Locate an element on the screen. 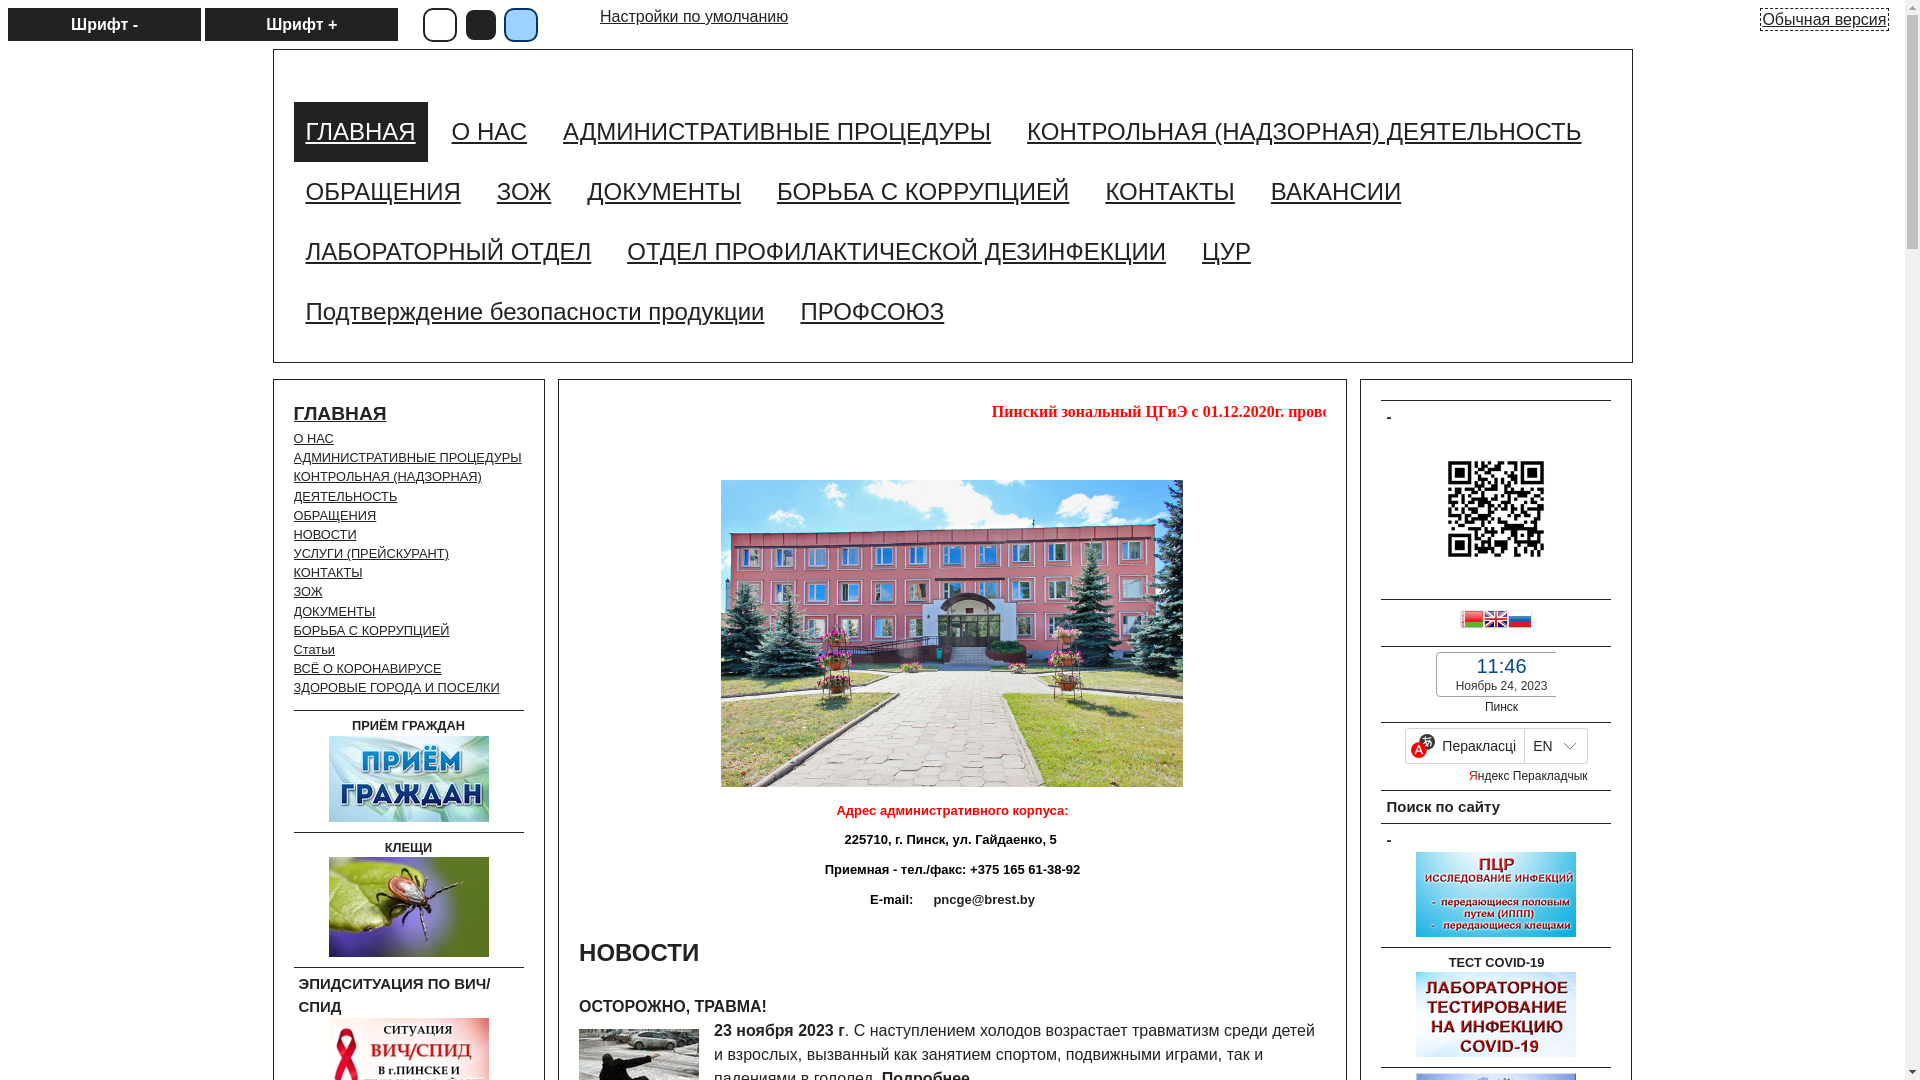  'Belarusian' is located at coordinates (1472, 621).